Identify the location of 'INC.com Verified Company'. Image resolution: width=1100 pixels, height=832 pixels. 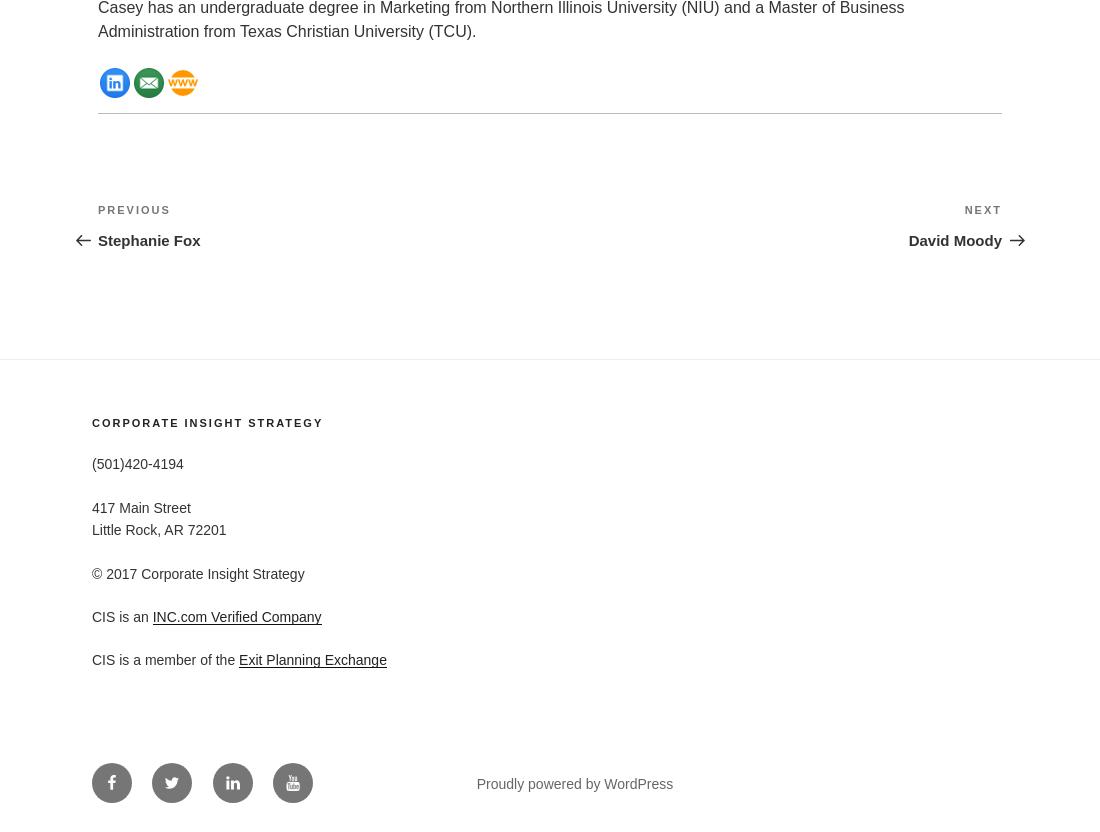
(151, 615).